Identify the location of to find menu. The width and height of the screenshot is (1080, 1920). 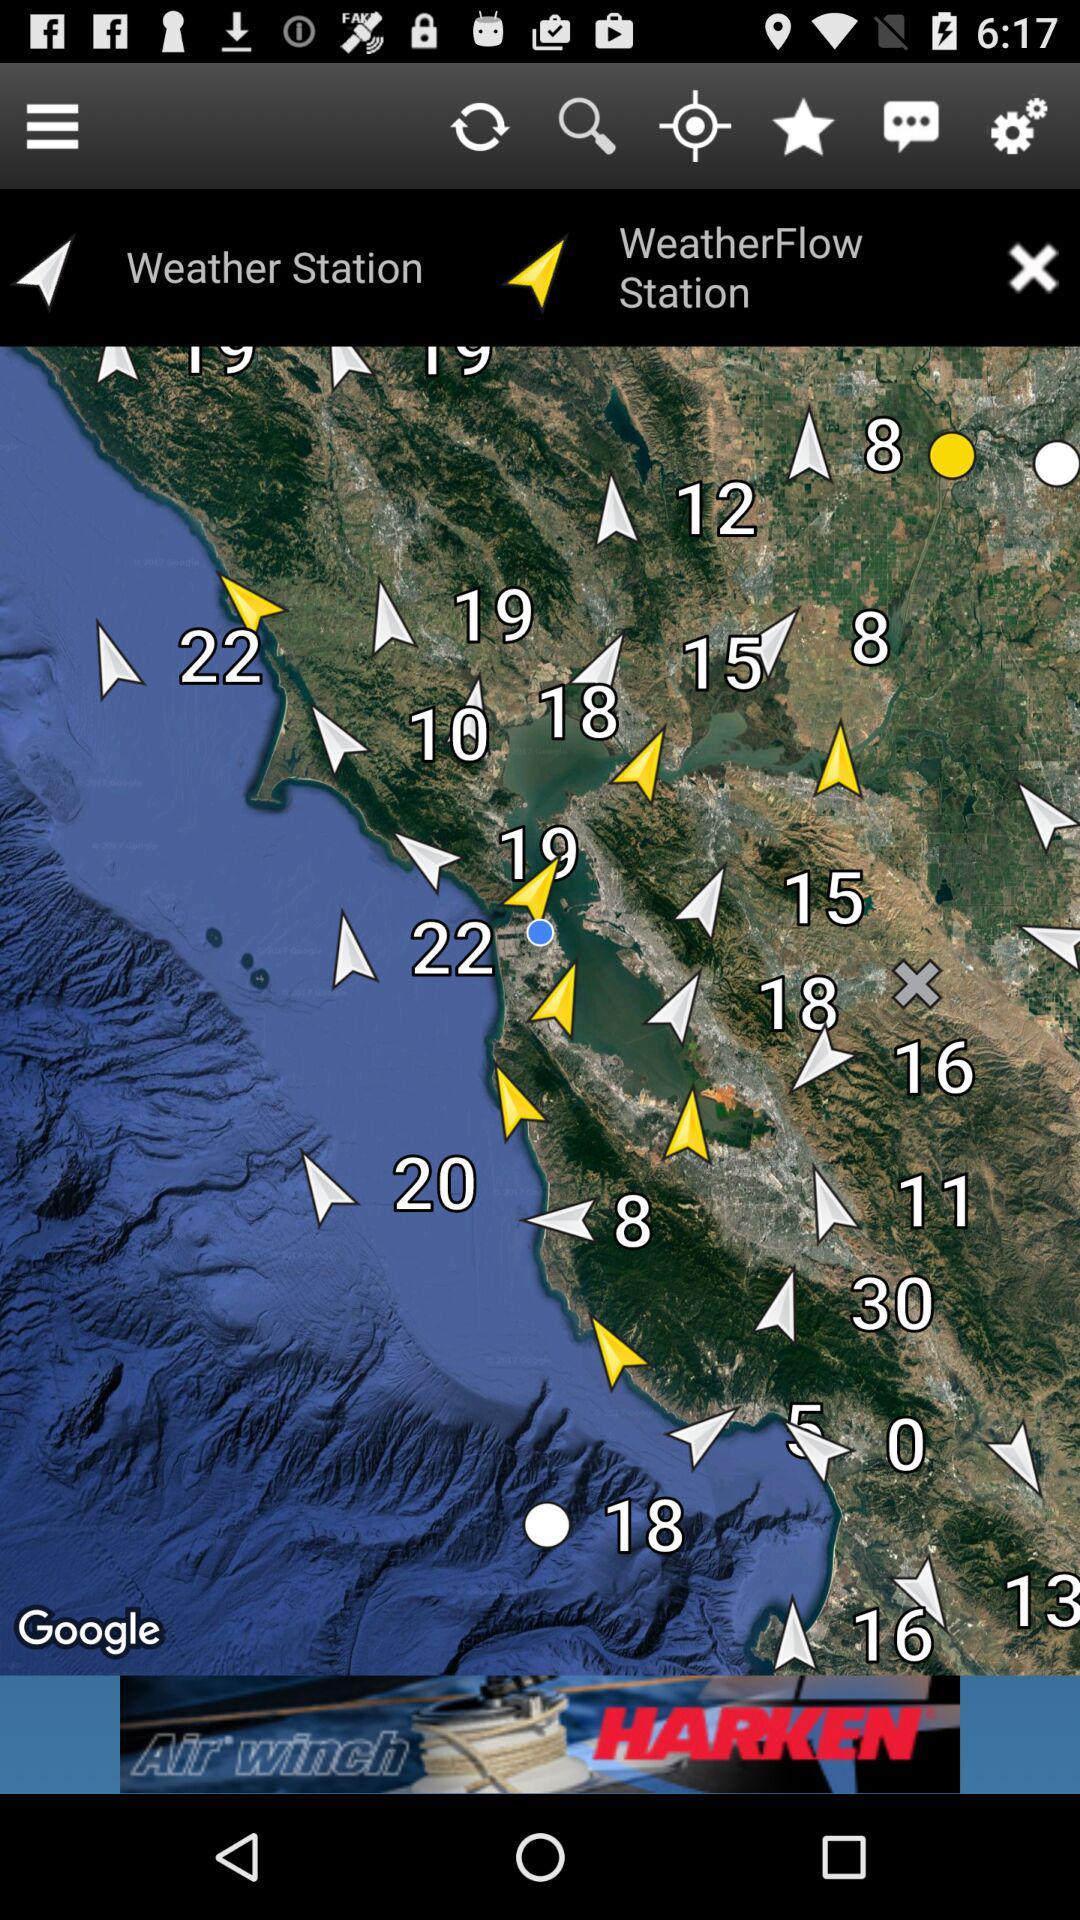
(51, 124).